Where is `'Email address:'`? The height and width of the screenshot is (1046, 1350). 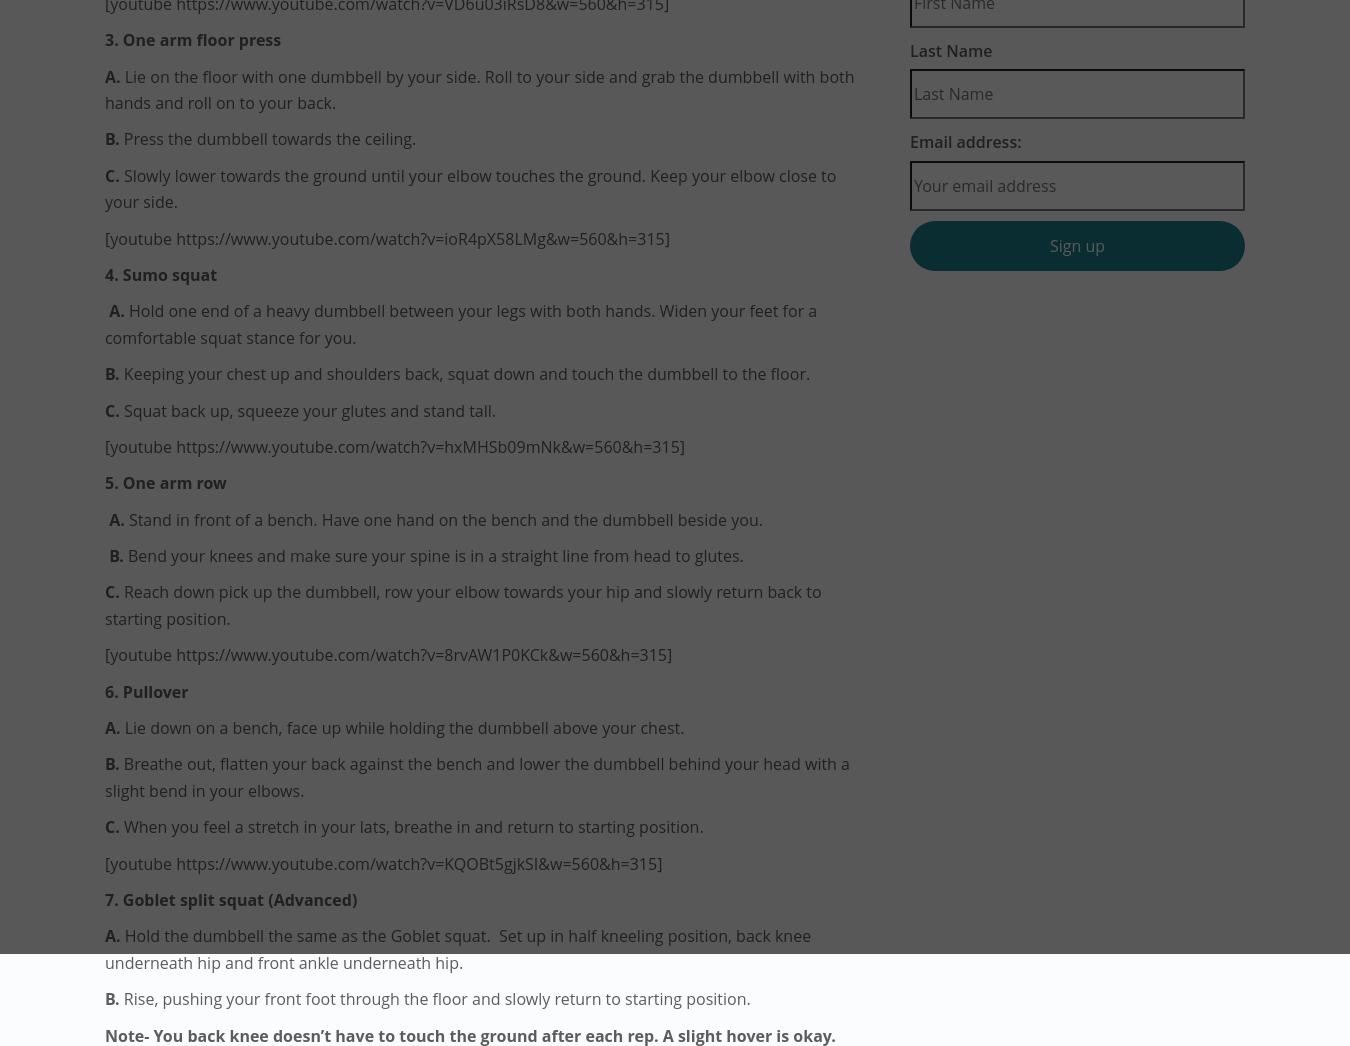 'Email address:' is located at coordinates (964, 141).